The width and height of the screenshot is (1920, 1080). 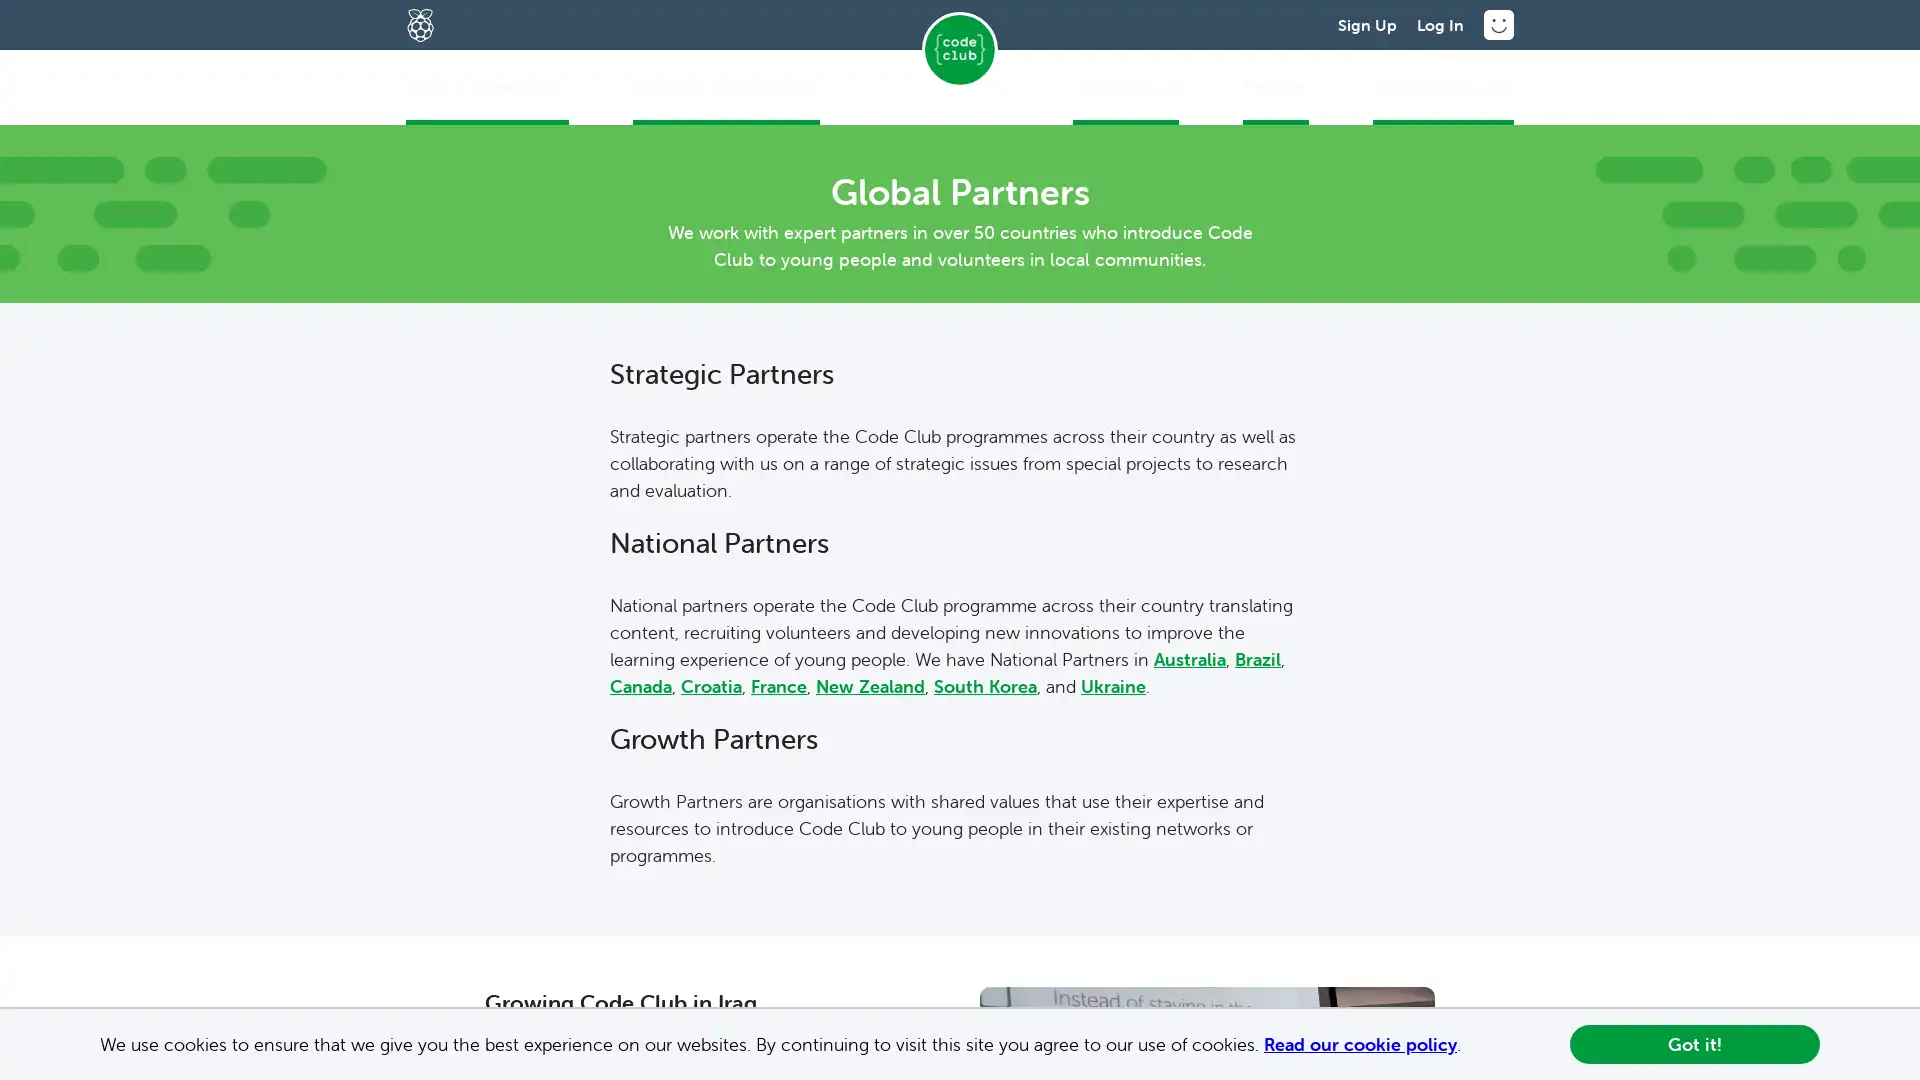 I want to click on learn more about cookies, so click(x=1469, y=1045).